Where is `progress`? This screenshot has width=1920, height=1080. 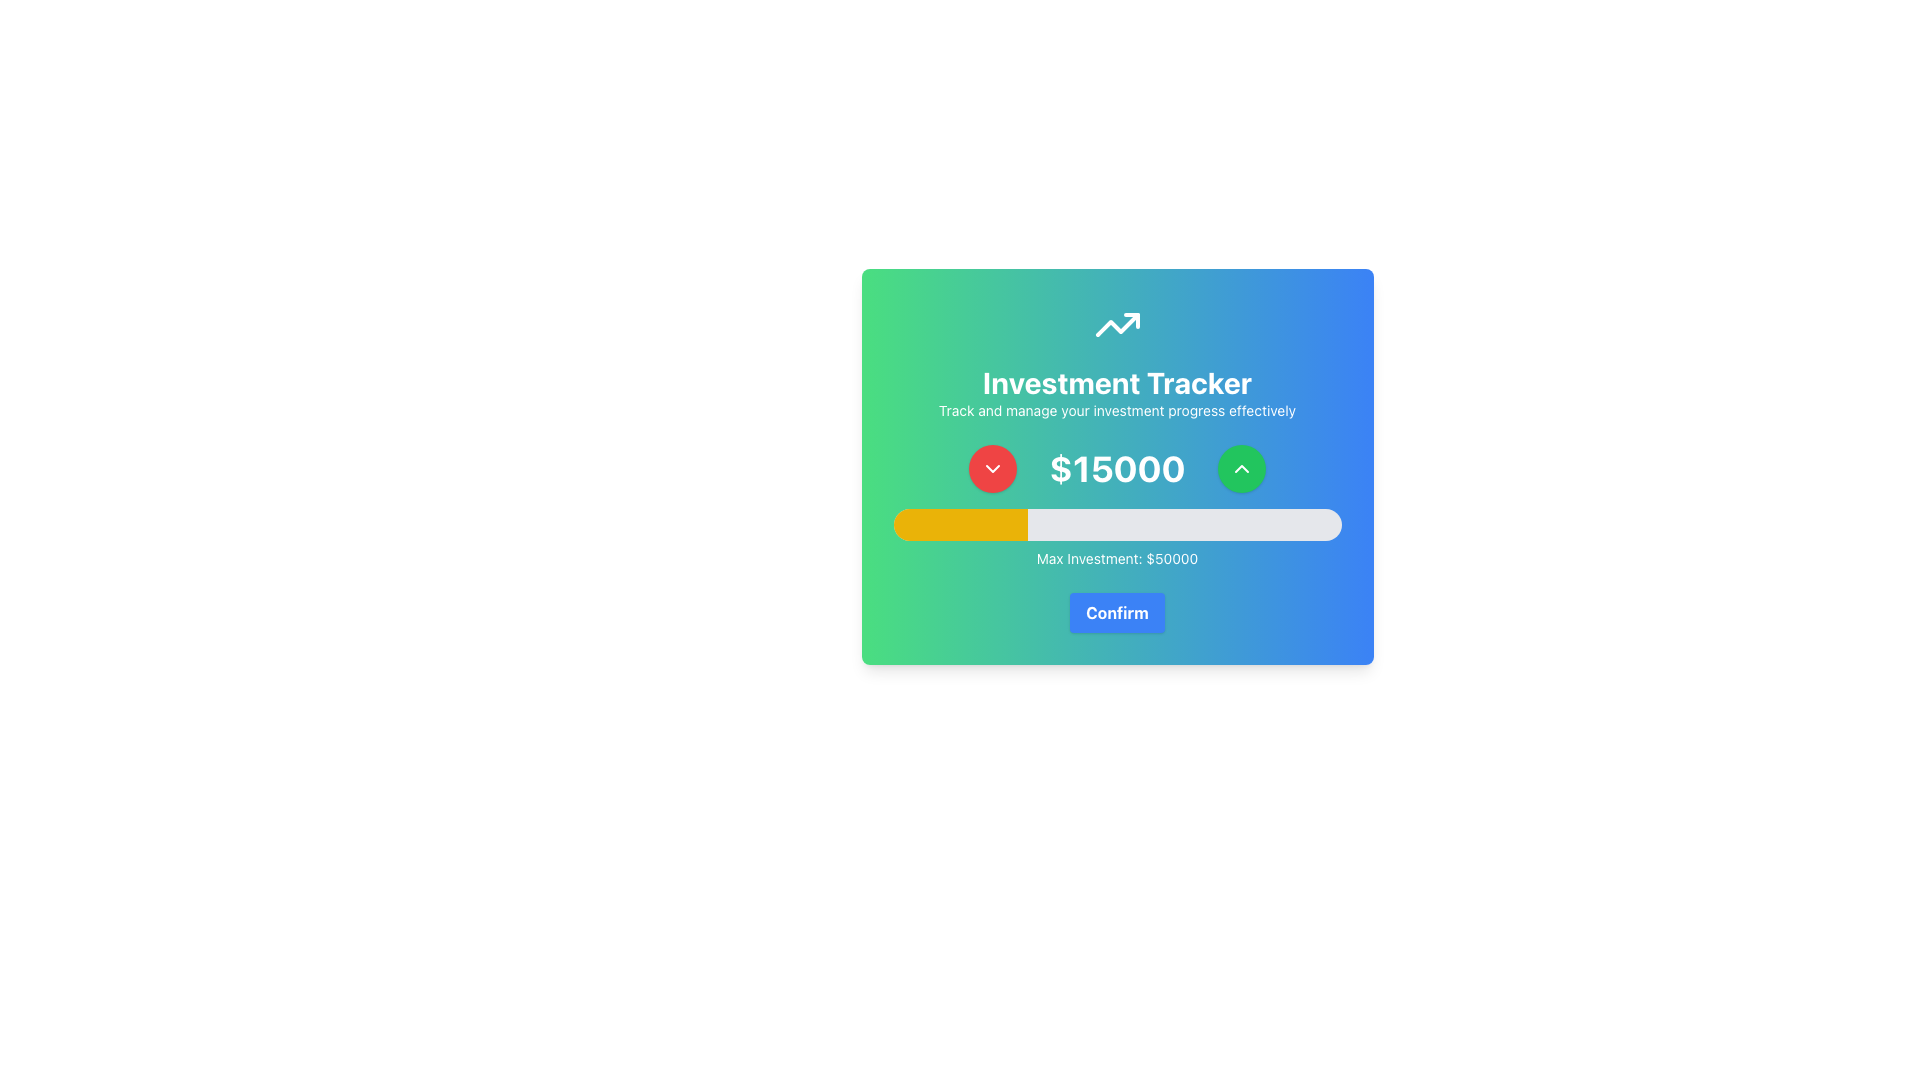 progress is located at coordinates (1171, 523).